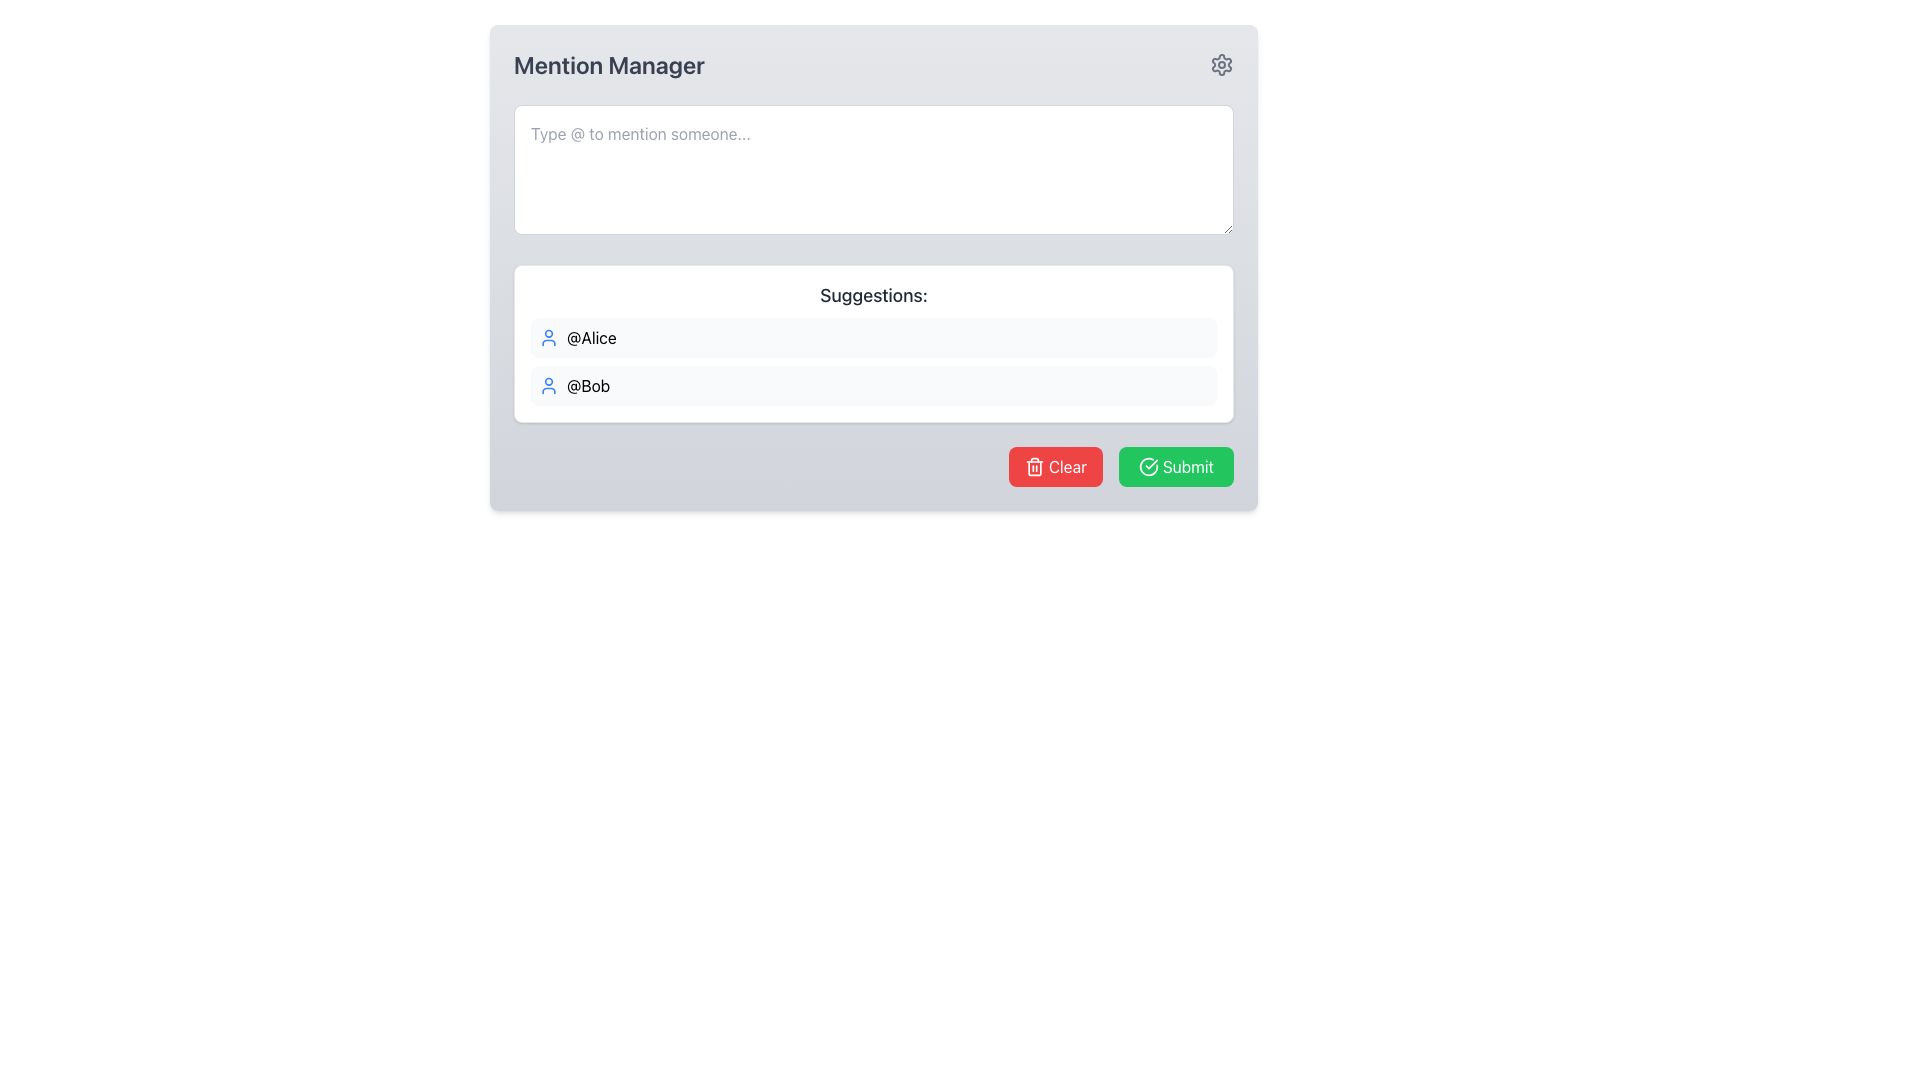  I want to click on the text label displaying '@Alice' for further options, so click(590, 337).